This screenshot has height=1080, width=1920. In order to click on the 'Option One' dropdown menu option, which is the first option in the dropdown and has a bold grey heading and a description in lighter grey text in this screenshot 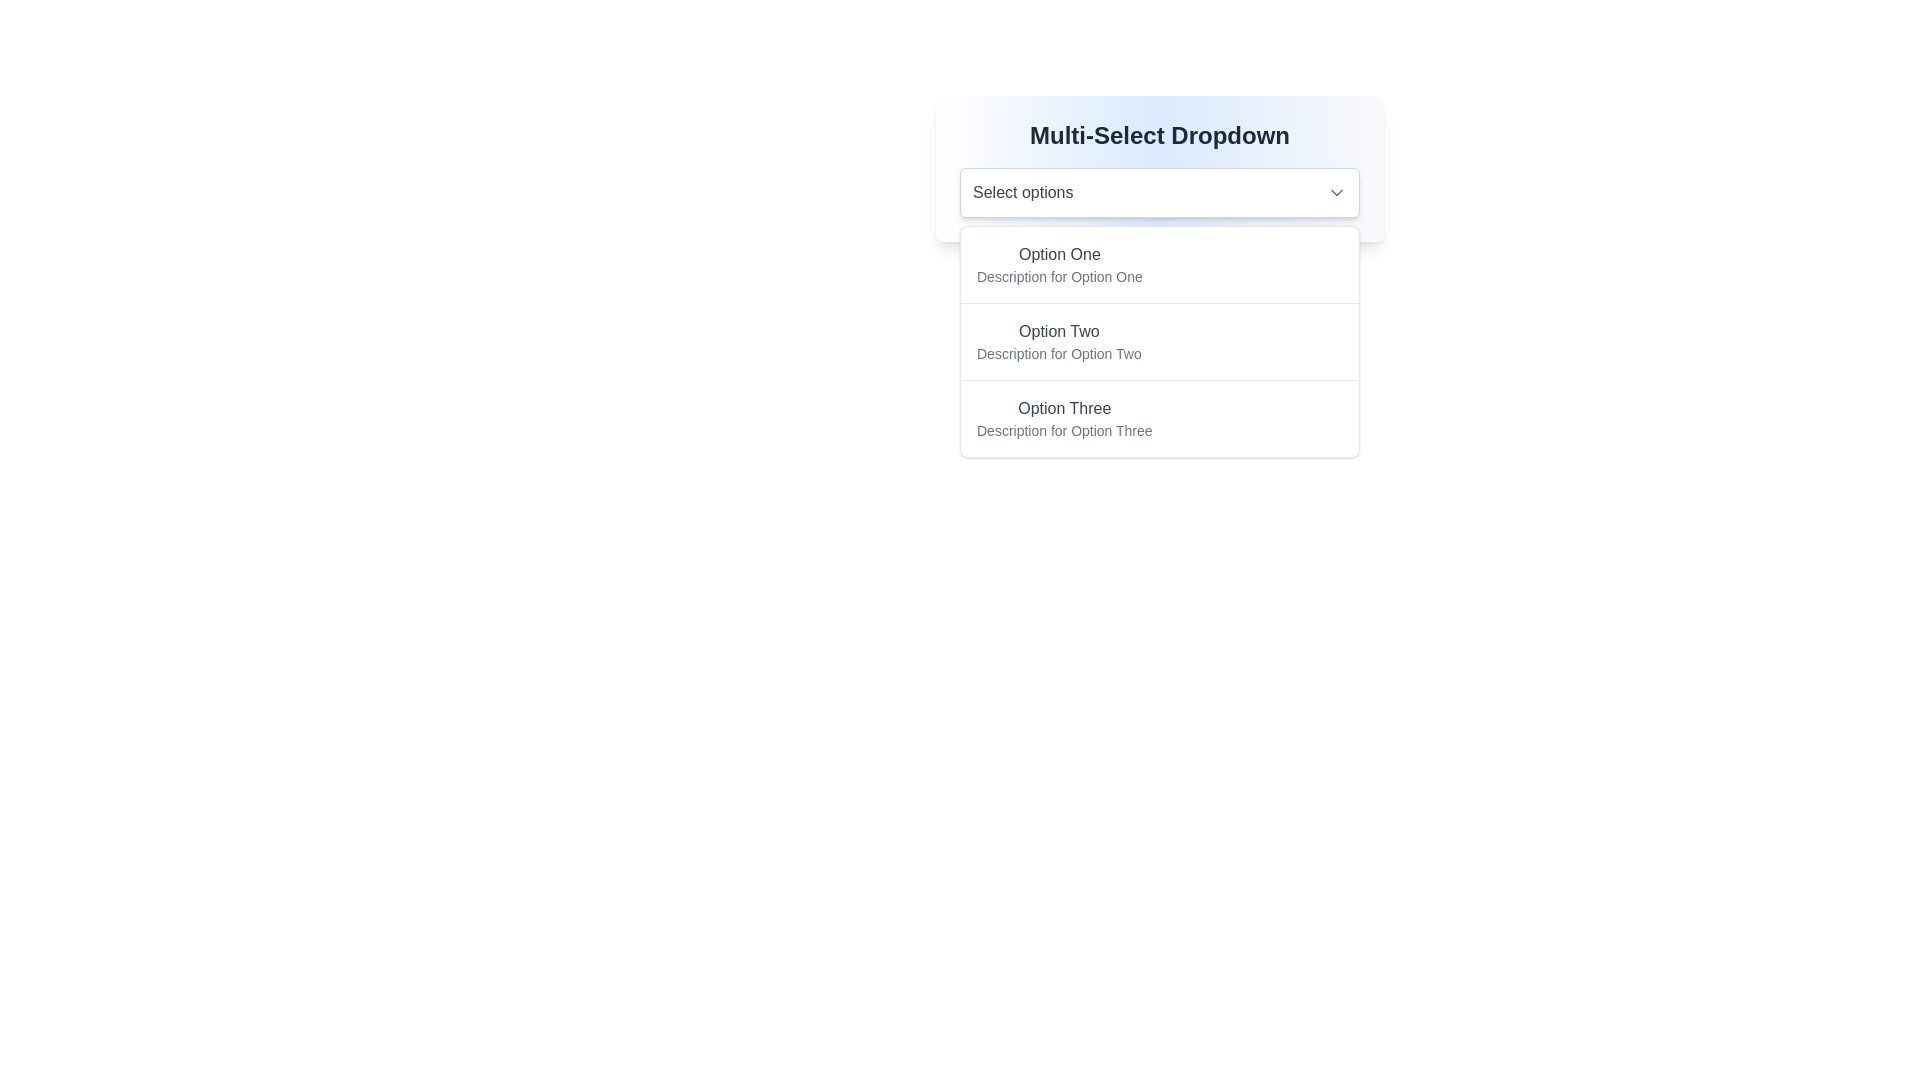, I will do `click(1058, 264)`.